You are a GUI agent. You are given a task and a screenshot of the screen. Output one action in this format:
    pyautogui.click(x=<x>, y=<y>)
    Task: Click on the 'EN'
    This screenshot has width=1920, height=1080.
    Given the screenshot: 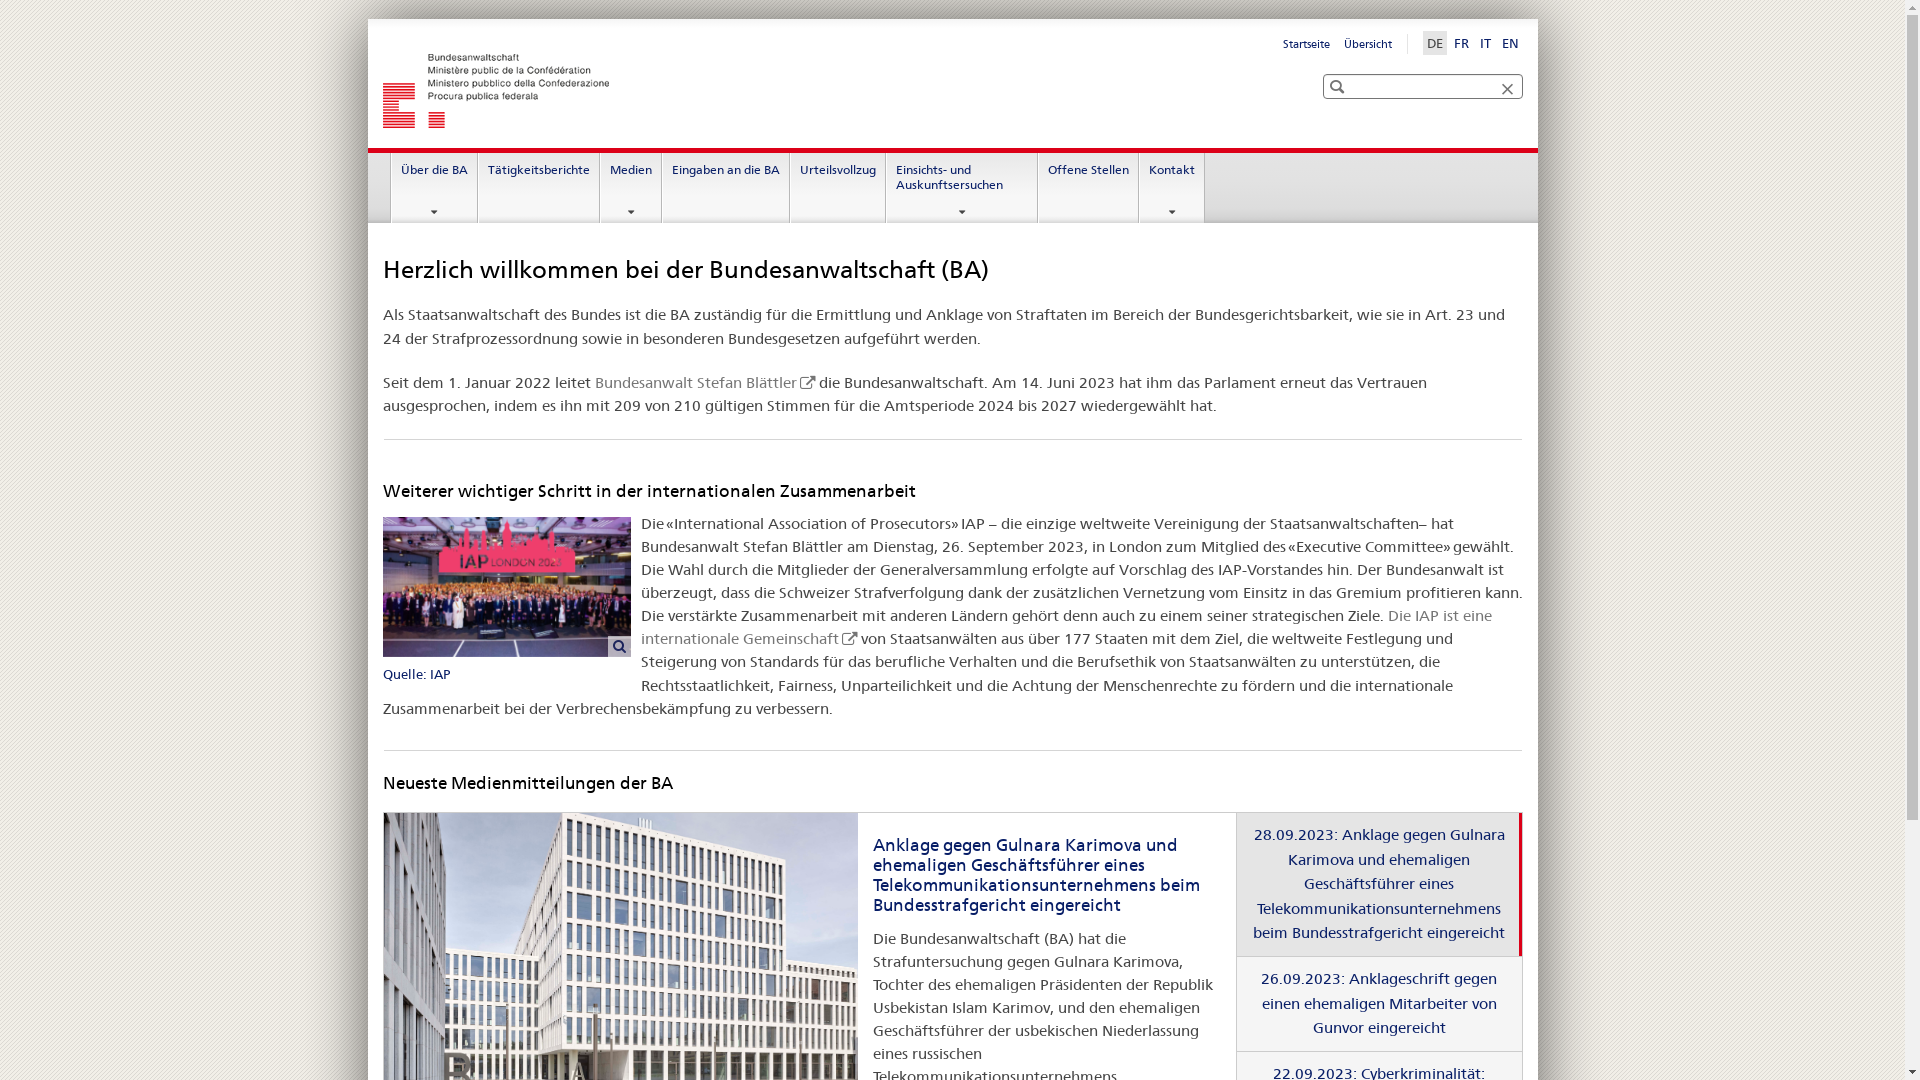 What is the action you would take?
    pyautogui.click(x=1510, y=42)
    